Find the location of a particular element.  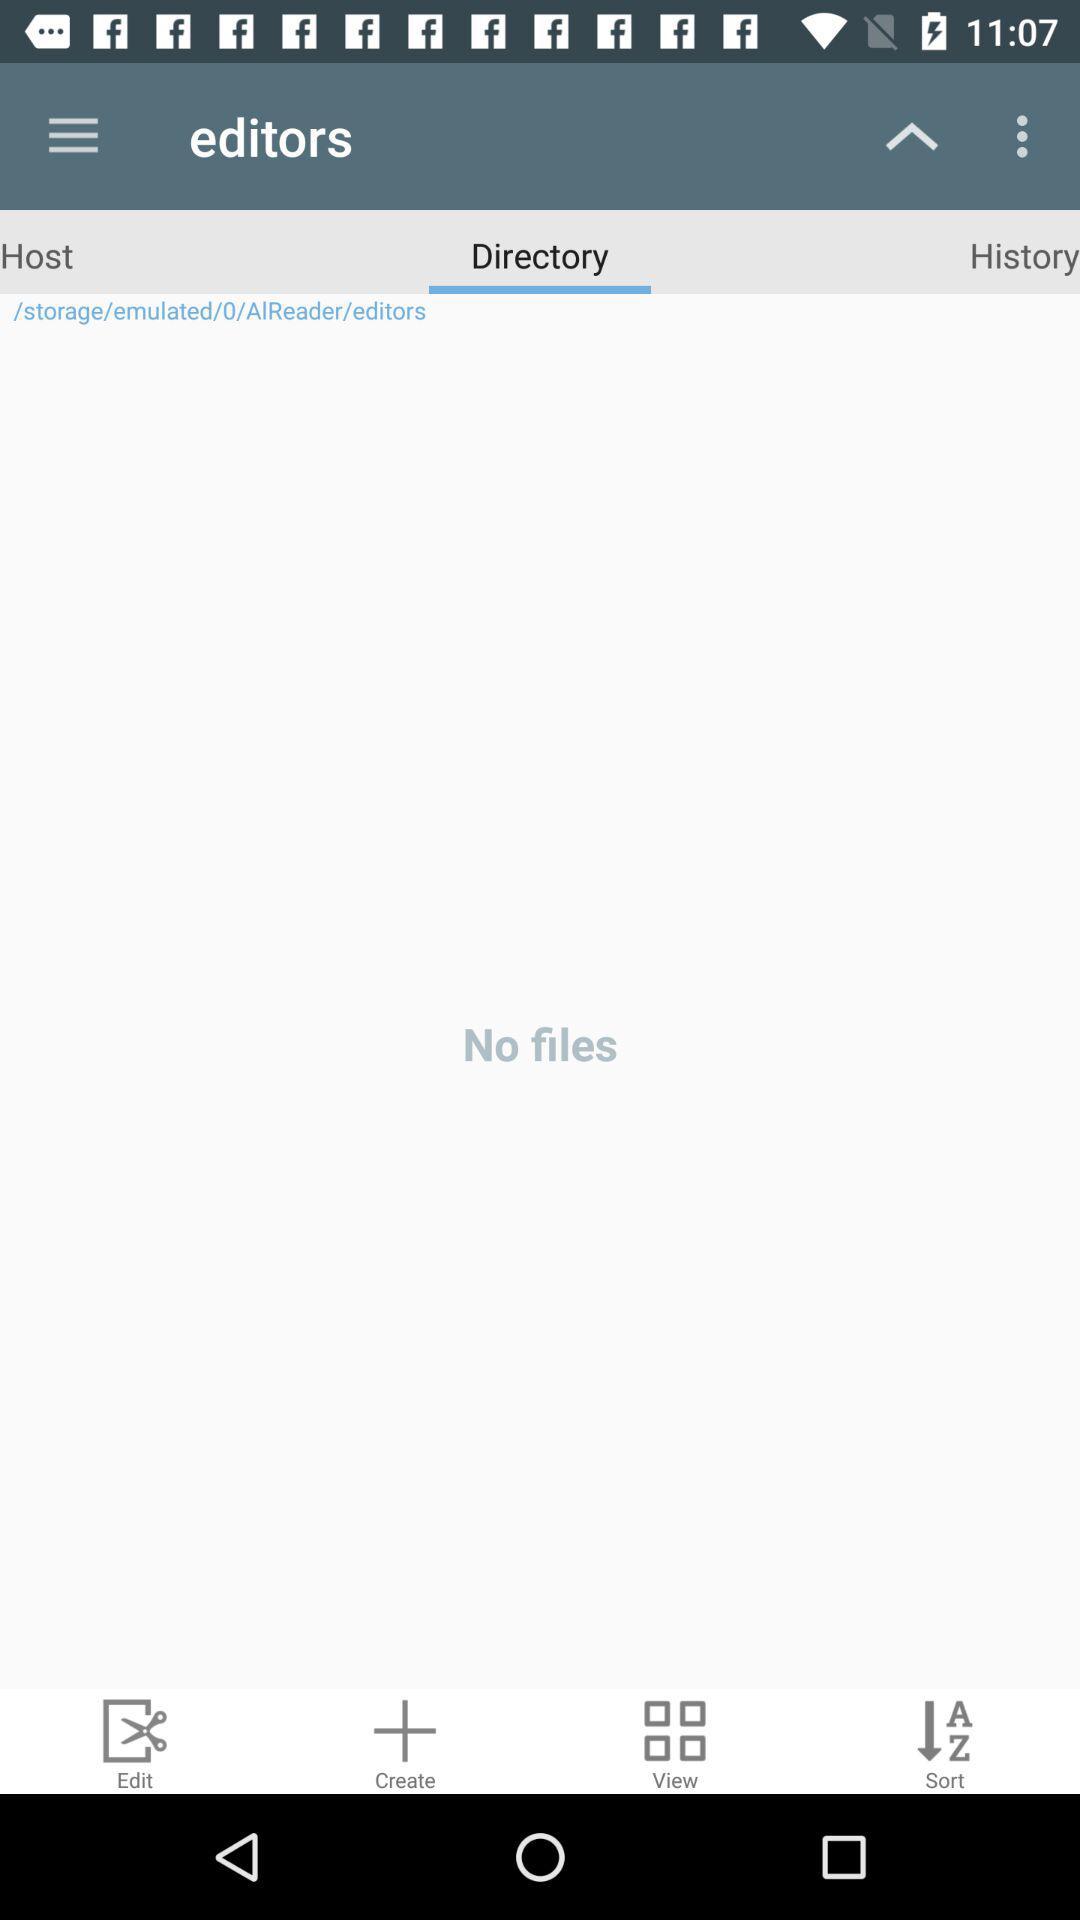

the history icon is located at coordinates (1024, 253).